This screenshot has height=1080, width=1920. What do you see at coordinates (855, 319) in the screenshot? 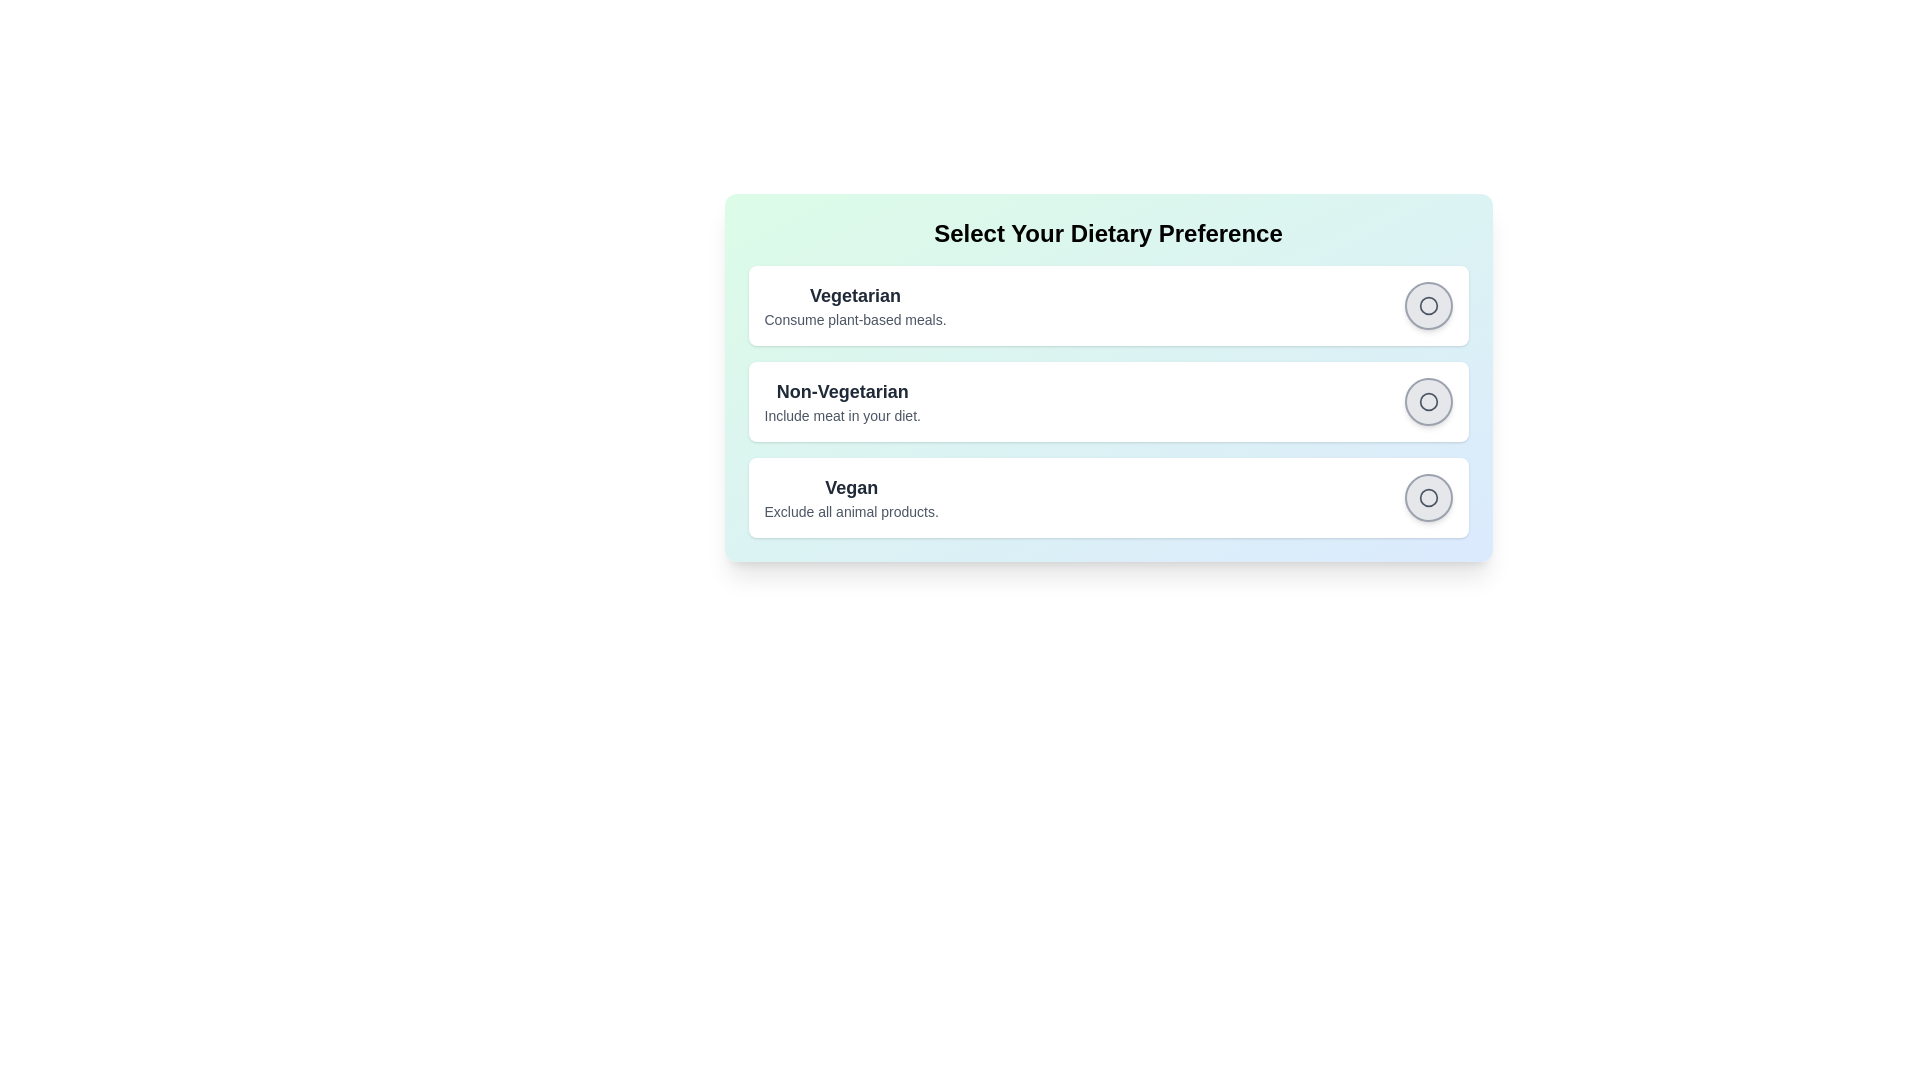
I see `the static text label providing additional information about the 'Vegetarian' dietary preference, located directly underneath the 'Vegetarian' option` at bounding box center [855, 319].